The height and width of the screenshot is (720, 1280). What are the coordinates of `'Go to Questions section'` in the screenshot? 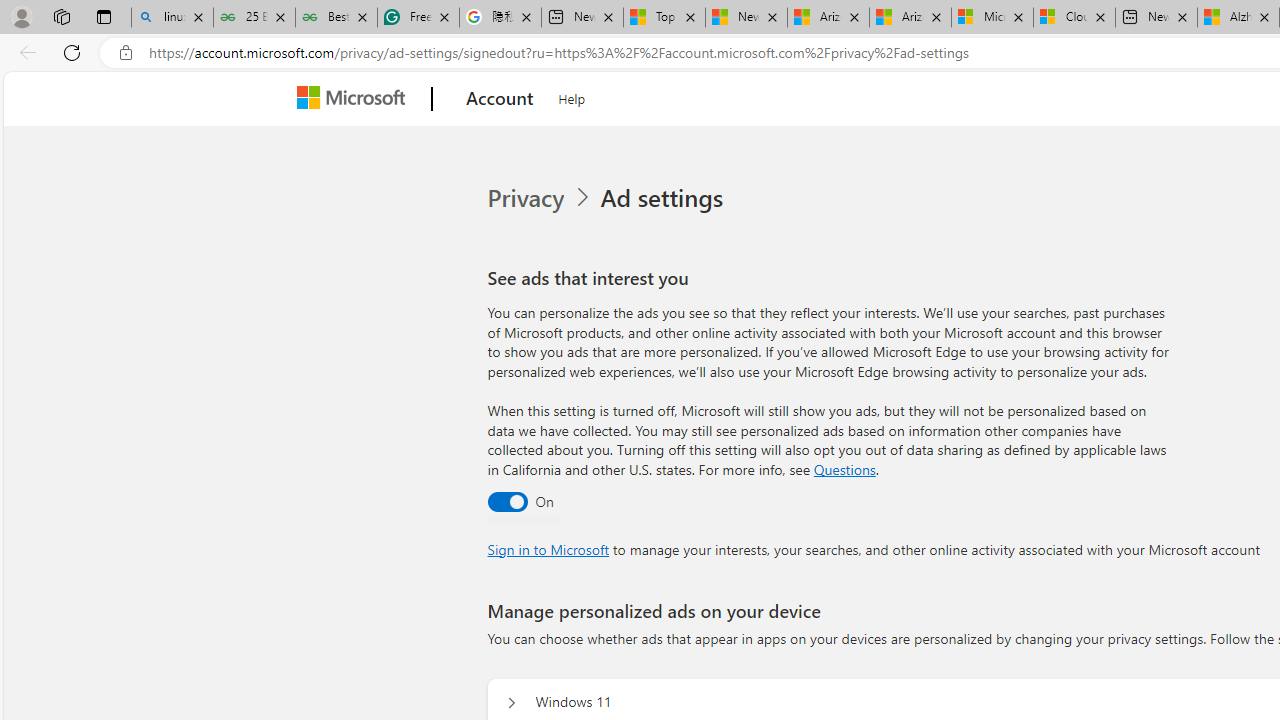 It's located at (844, 469).